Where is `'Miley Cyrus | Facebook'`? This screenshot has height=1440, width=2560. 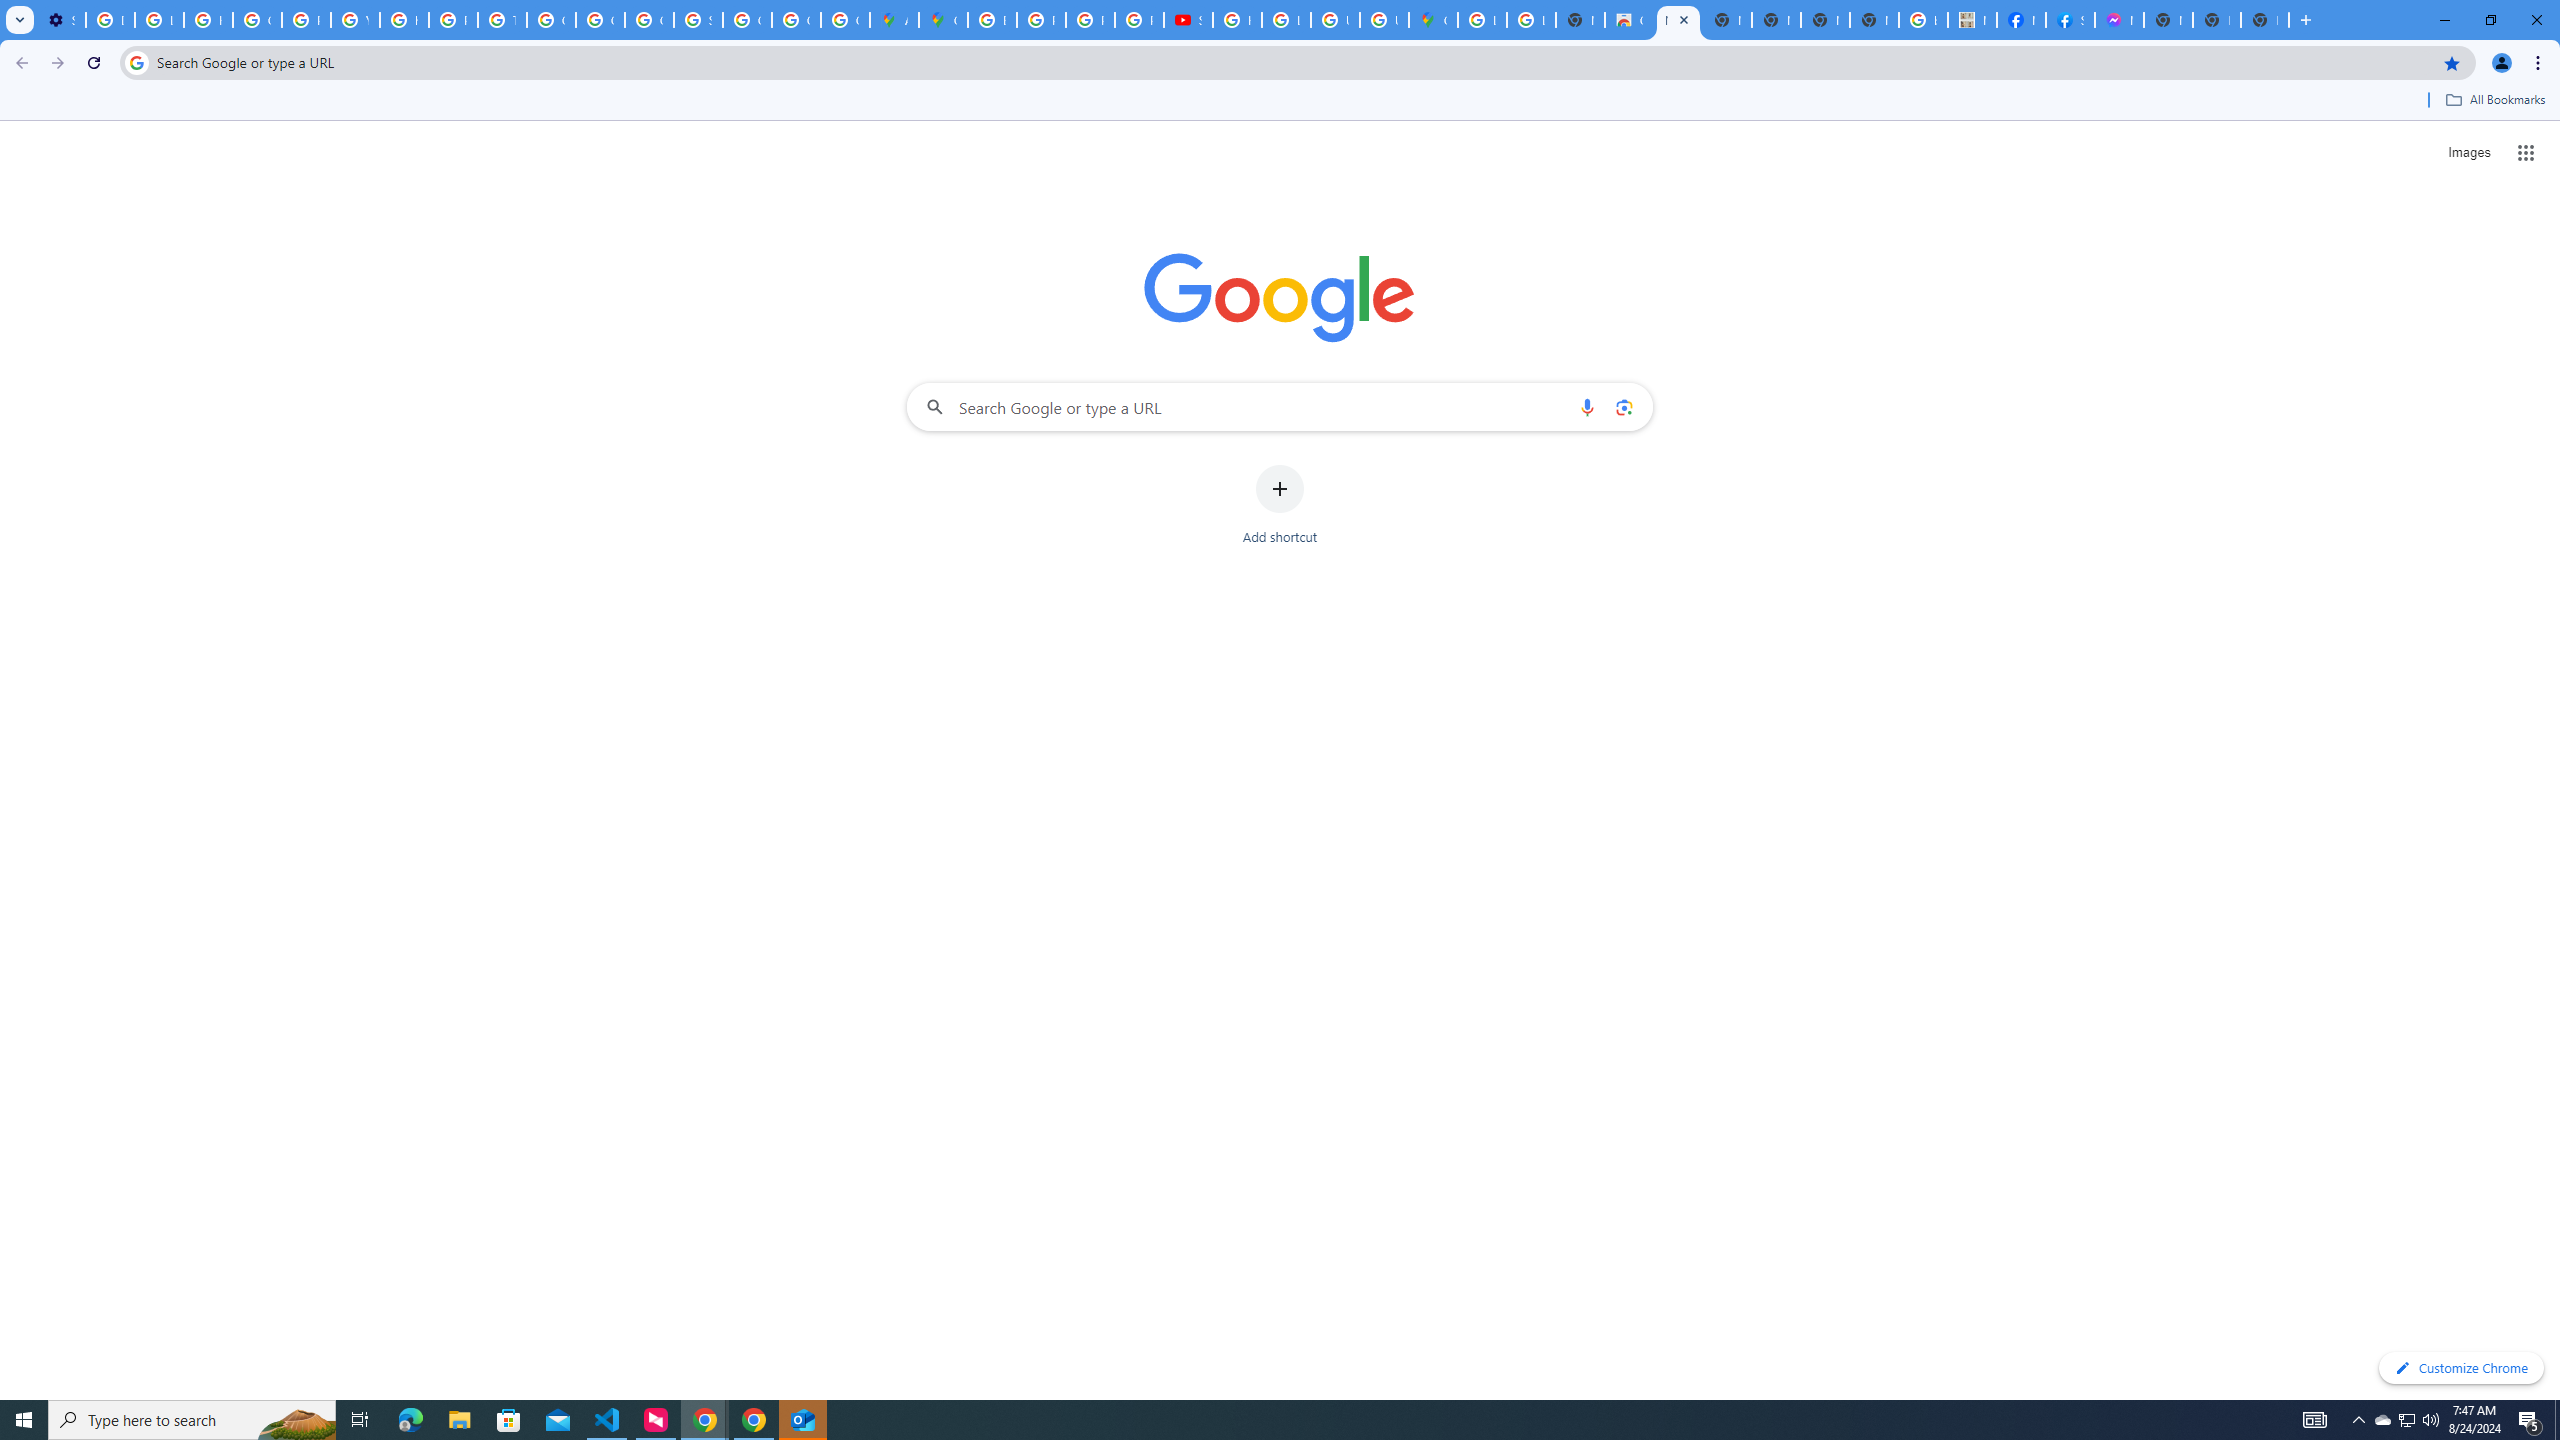 'Miley Cyrus | Facebook' is located at coordinates (2021, 19).